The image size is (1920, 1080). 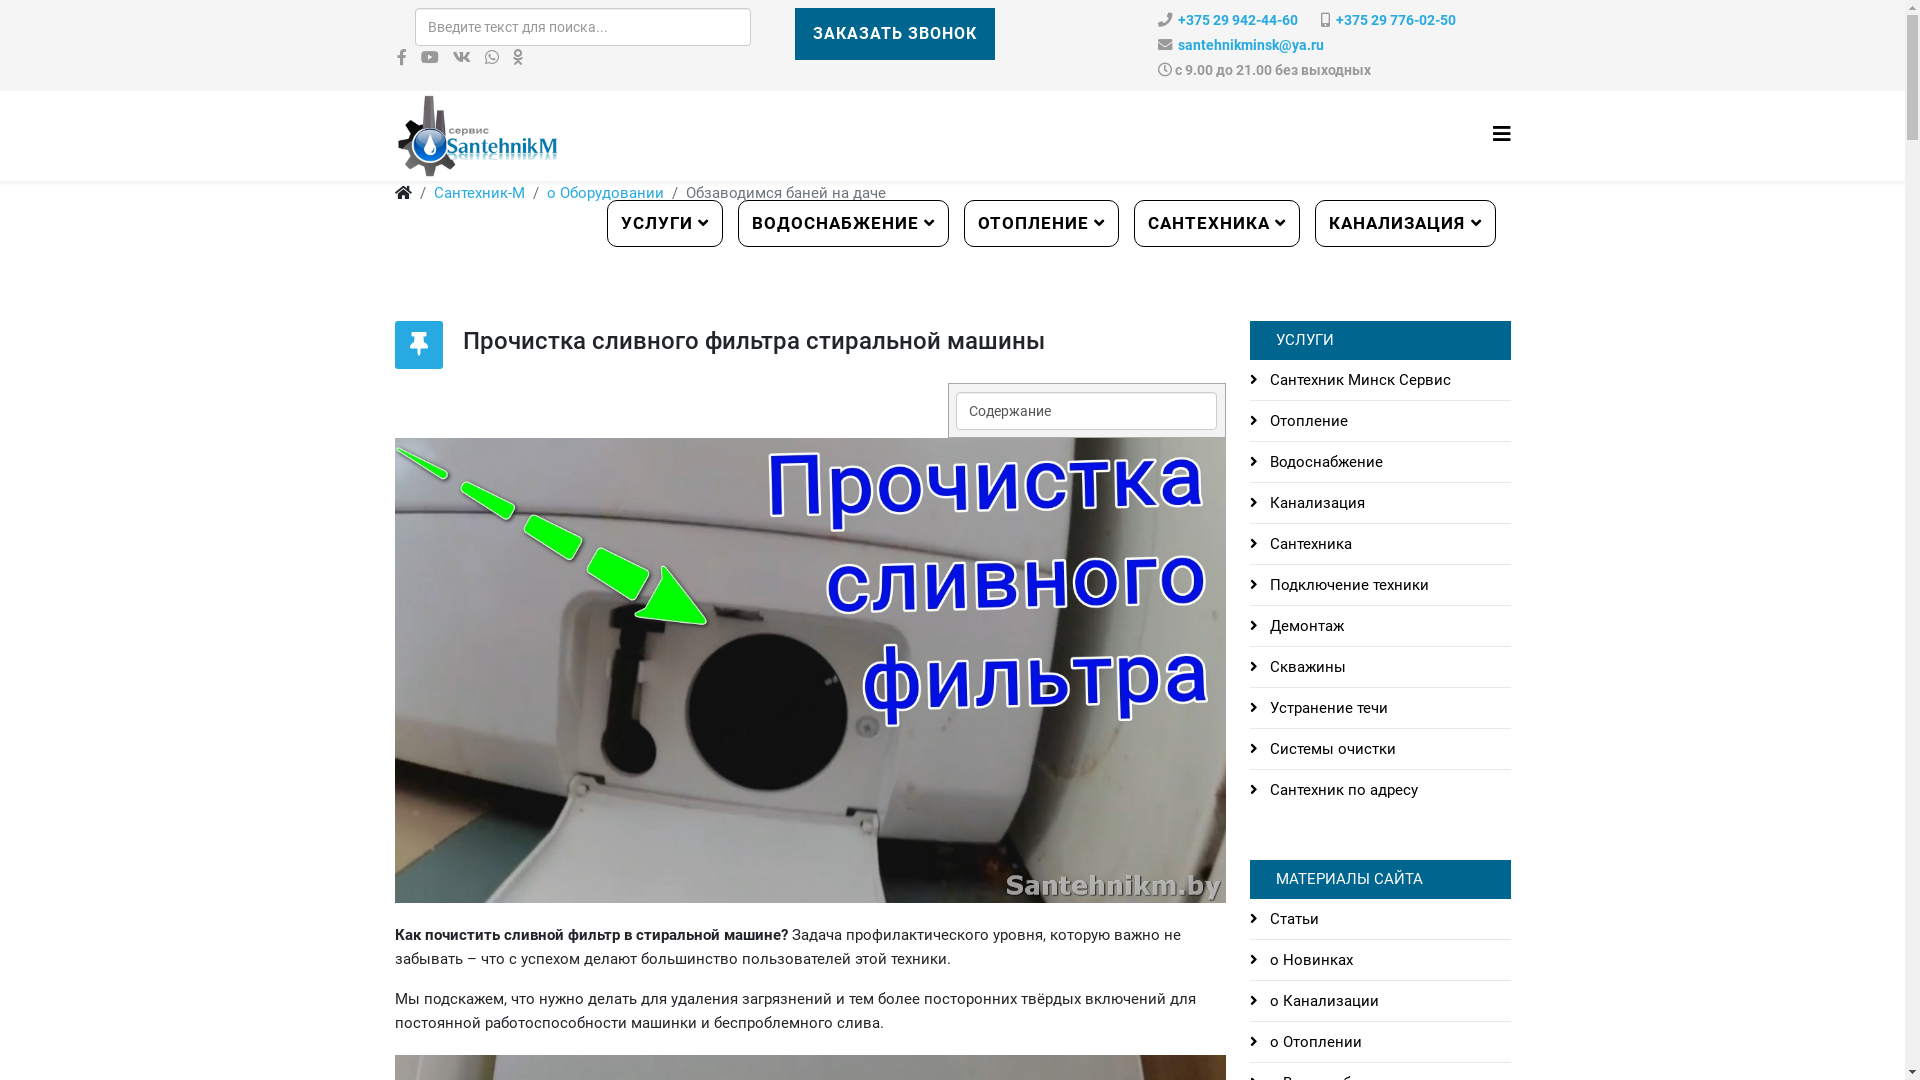 I want to click on '+375 29 942-44-60', so click(x=1237, y=20).